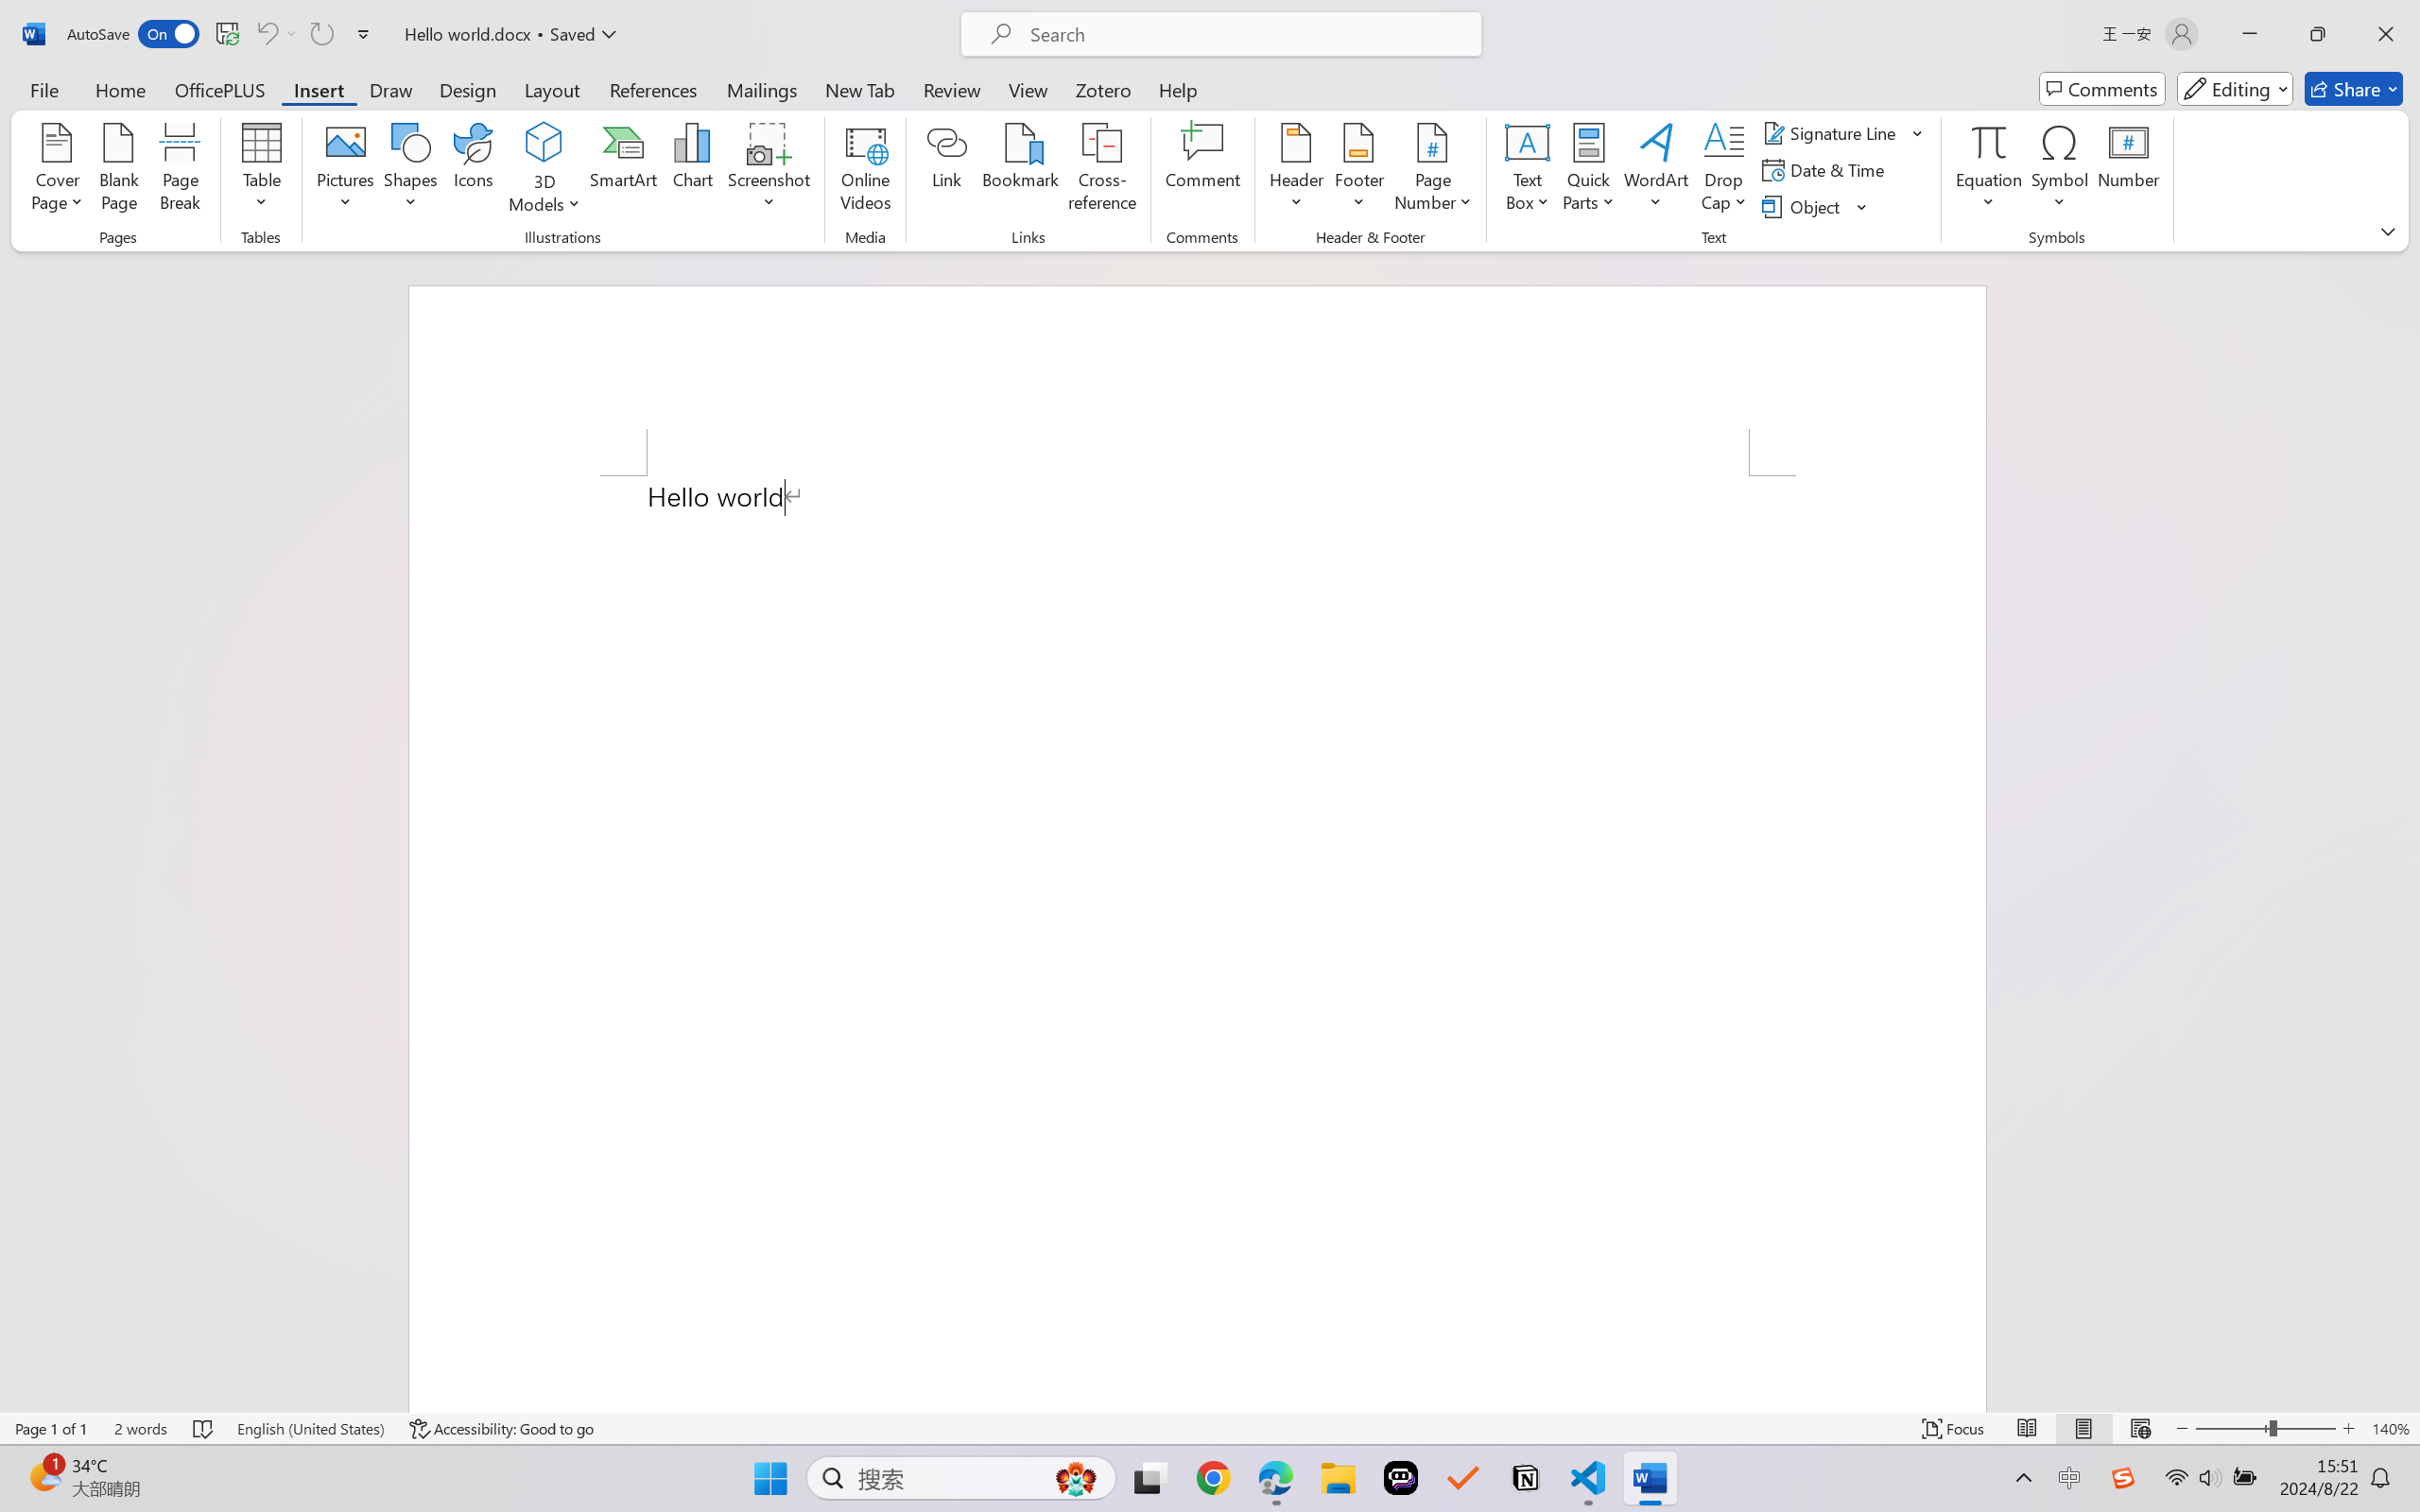 This screenshot has width=2420, height=1512. What do you see at coordinates (57, 170) in the screenshot?
I see `'Cover Page'` at bounding box center [57, 170].